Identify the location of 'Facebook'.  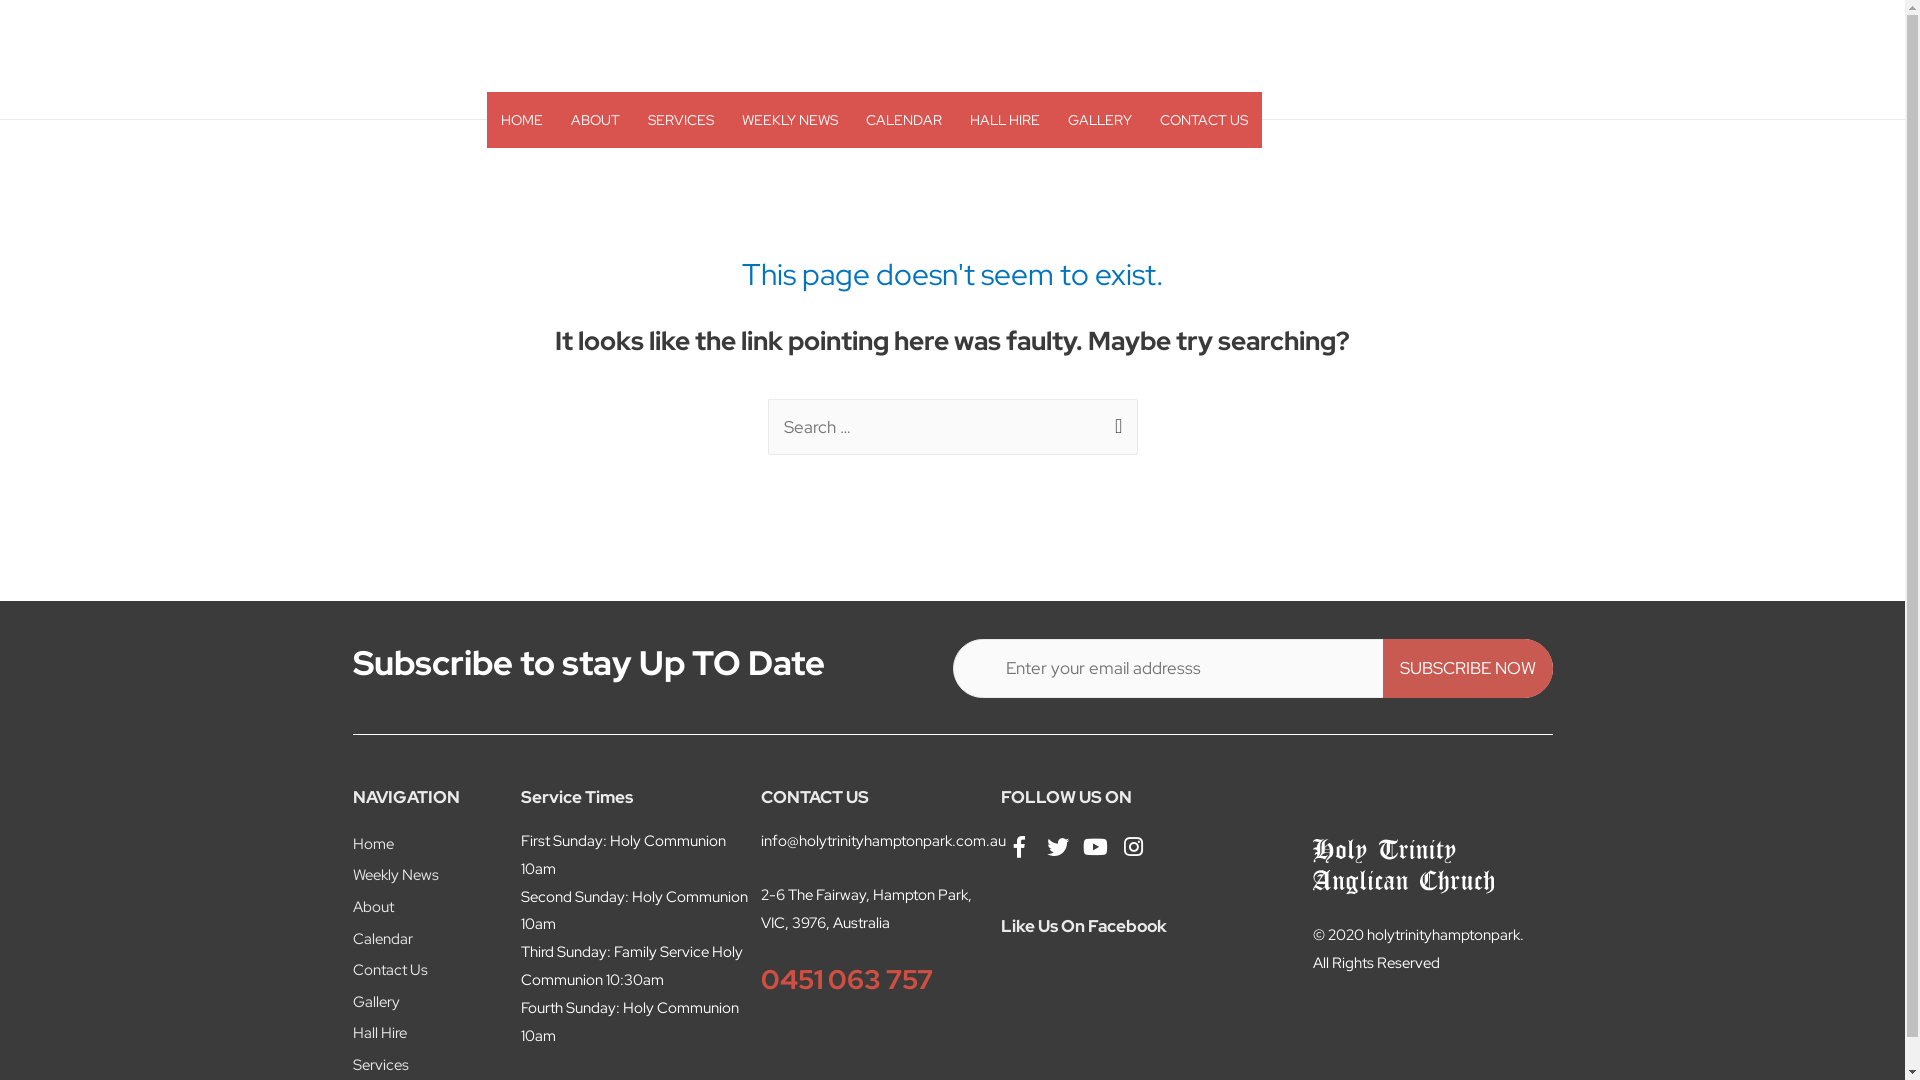
(1019, 847).